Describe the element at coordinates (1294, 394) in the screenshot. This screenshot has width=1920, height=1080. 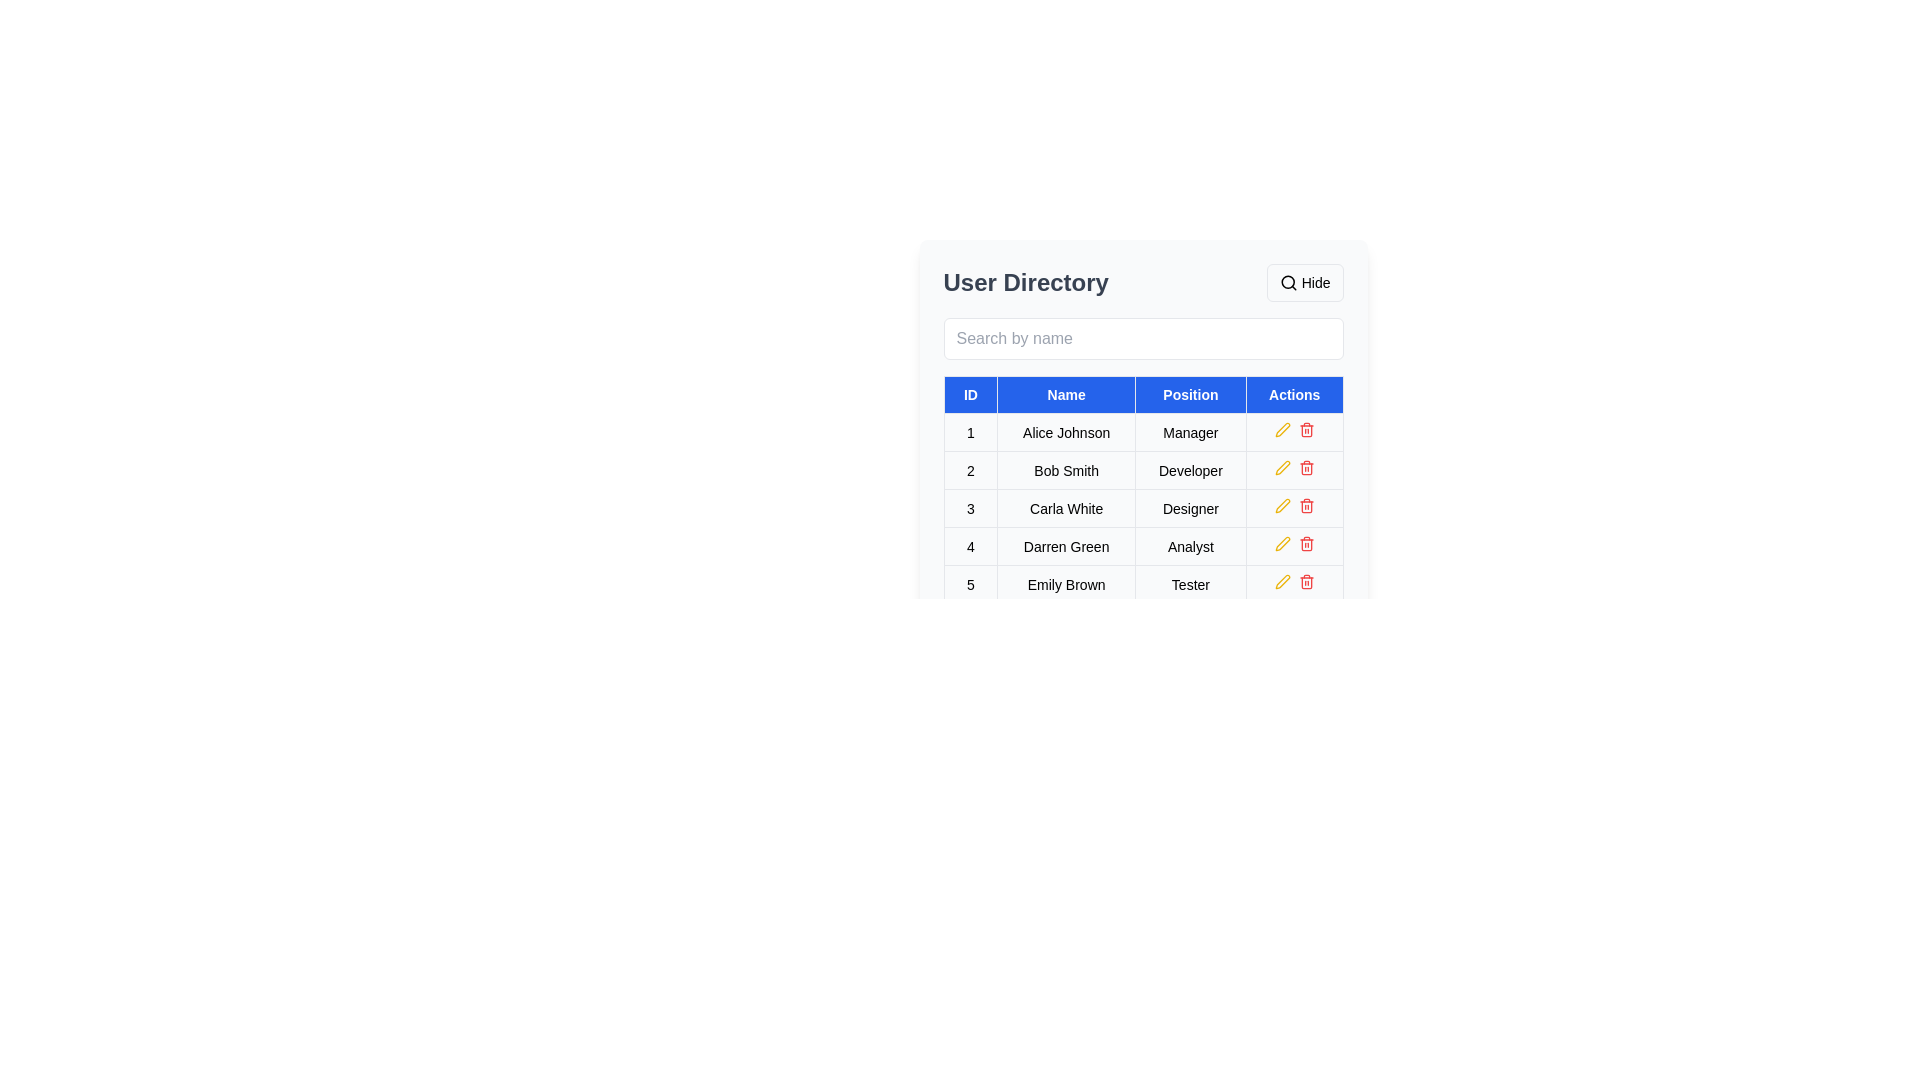
I see `the table header cell located at the top-right corner of the table, which indicates actionable operations for the column` at that location.